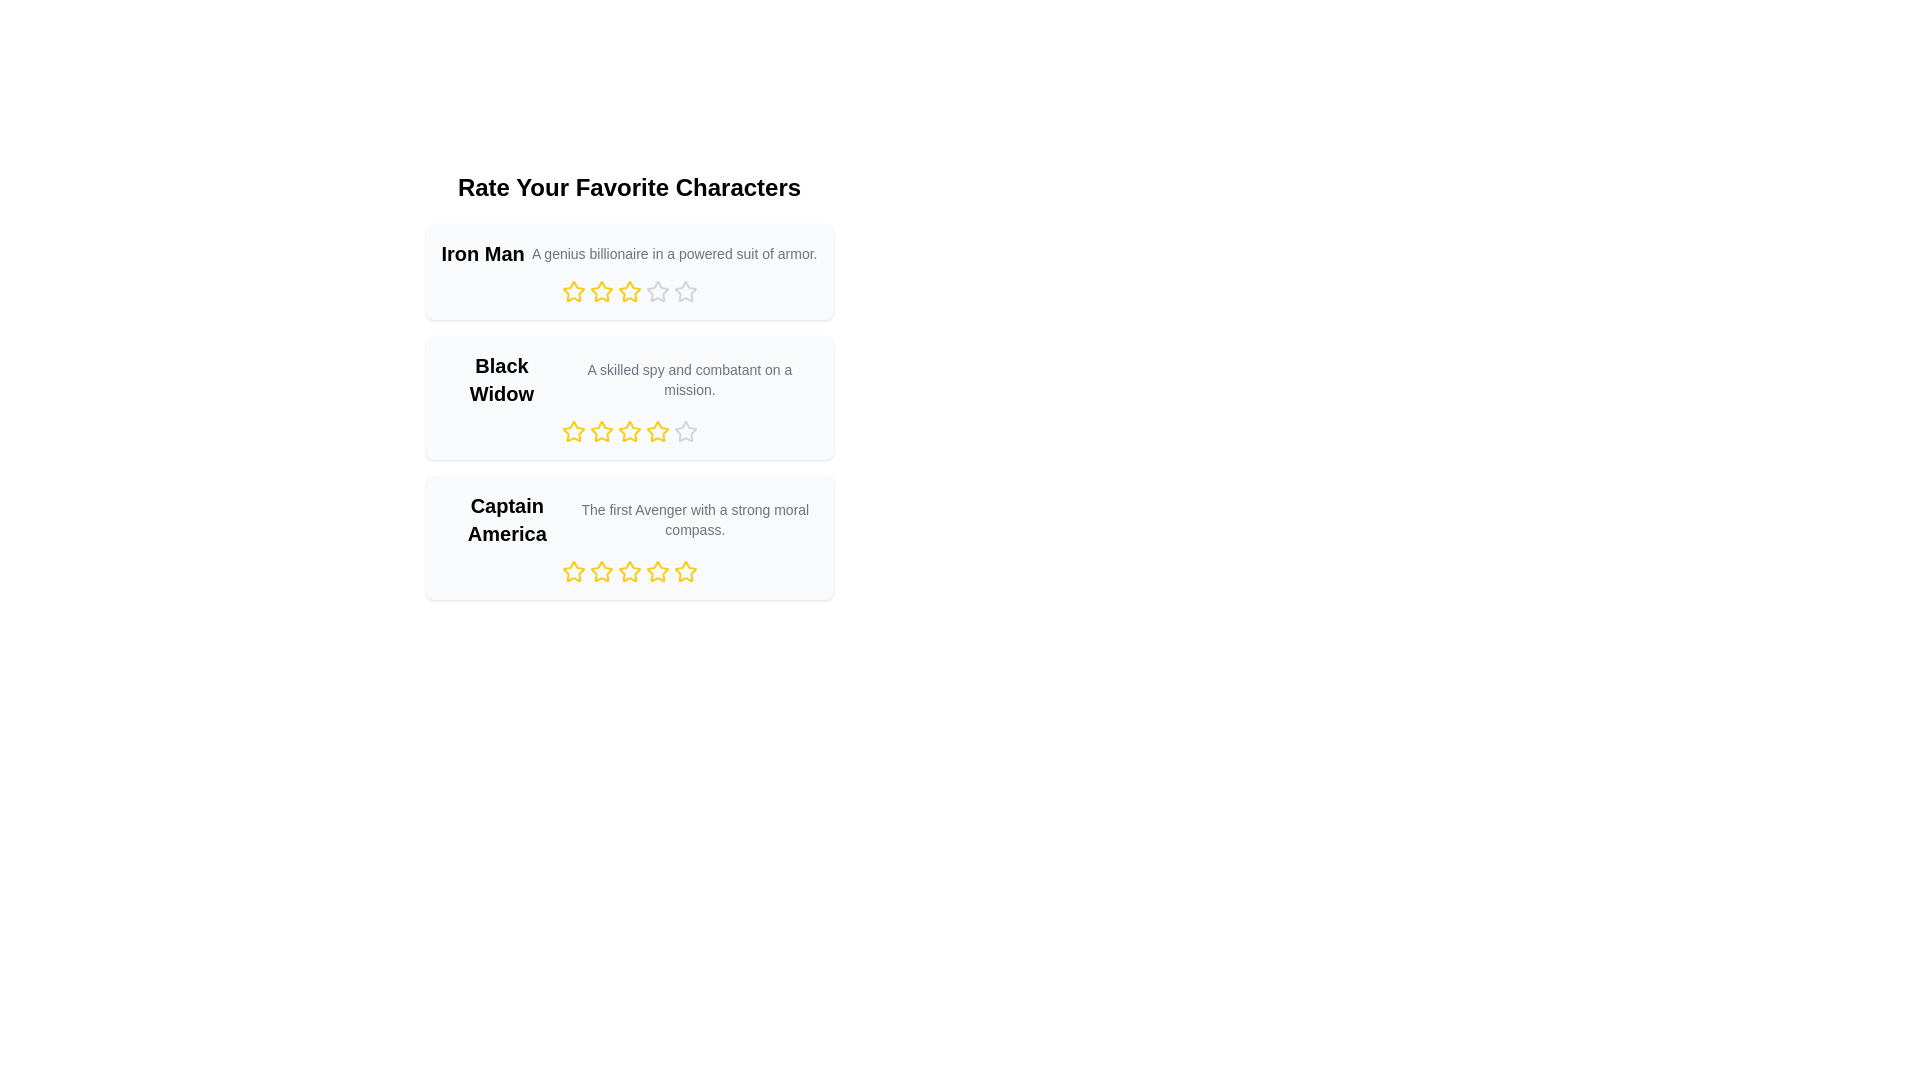 Image resolution: width=1920 pixels, height=1080 pixels. I want to click on the Static Text element that describes the character 'Captain America', which is positioned below the heading 'Captain America' and above the star rating component, so click(695, 519).